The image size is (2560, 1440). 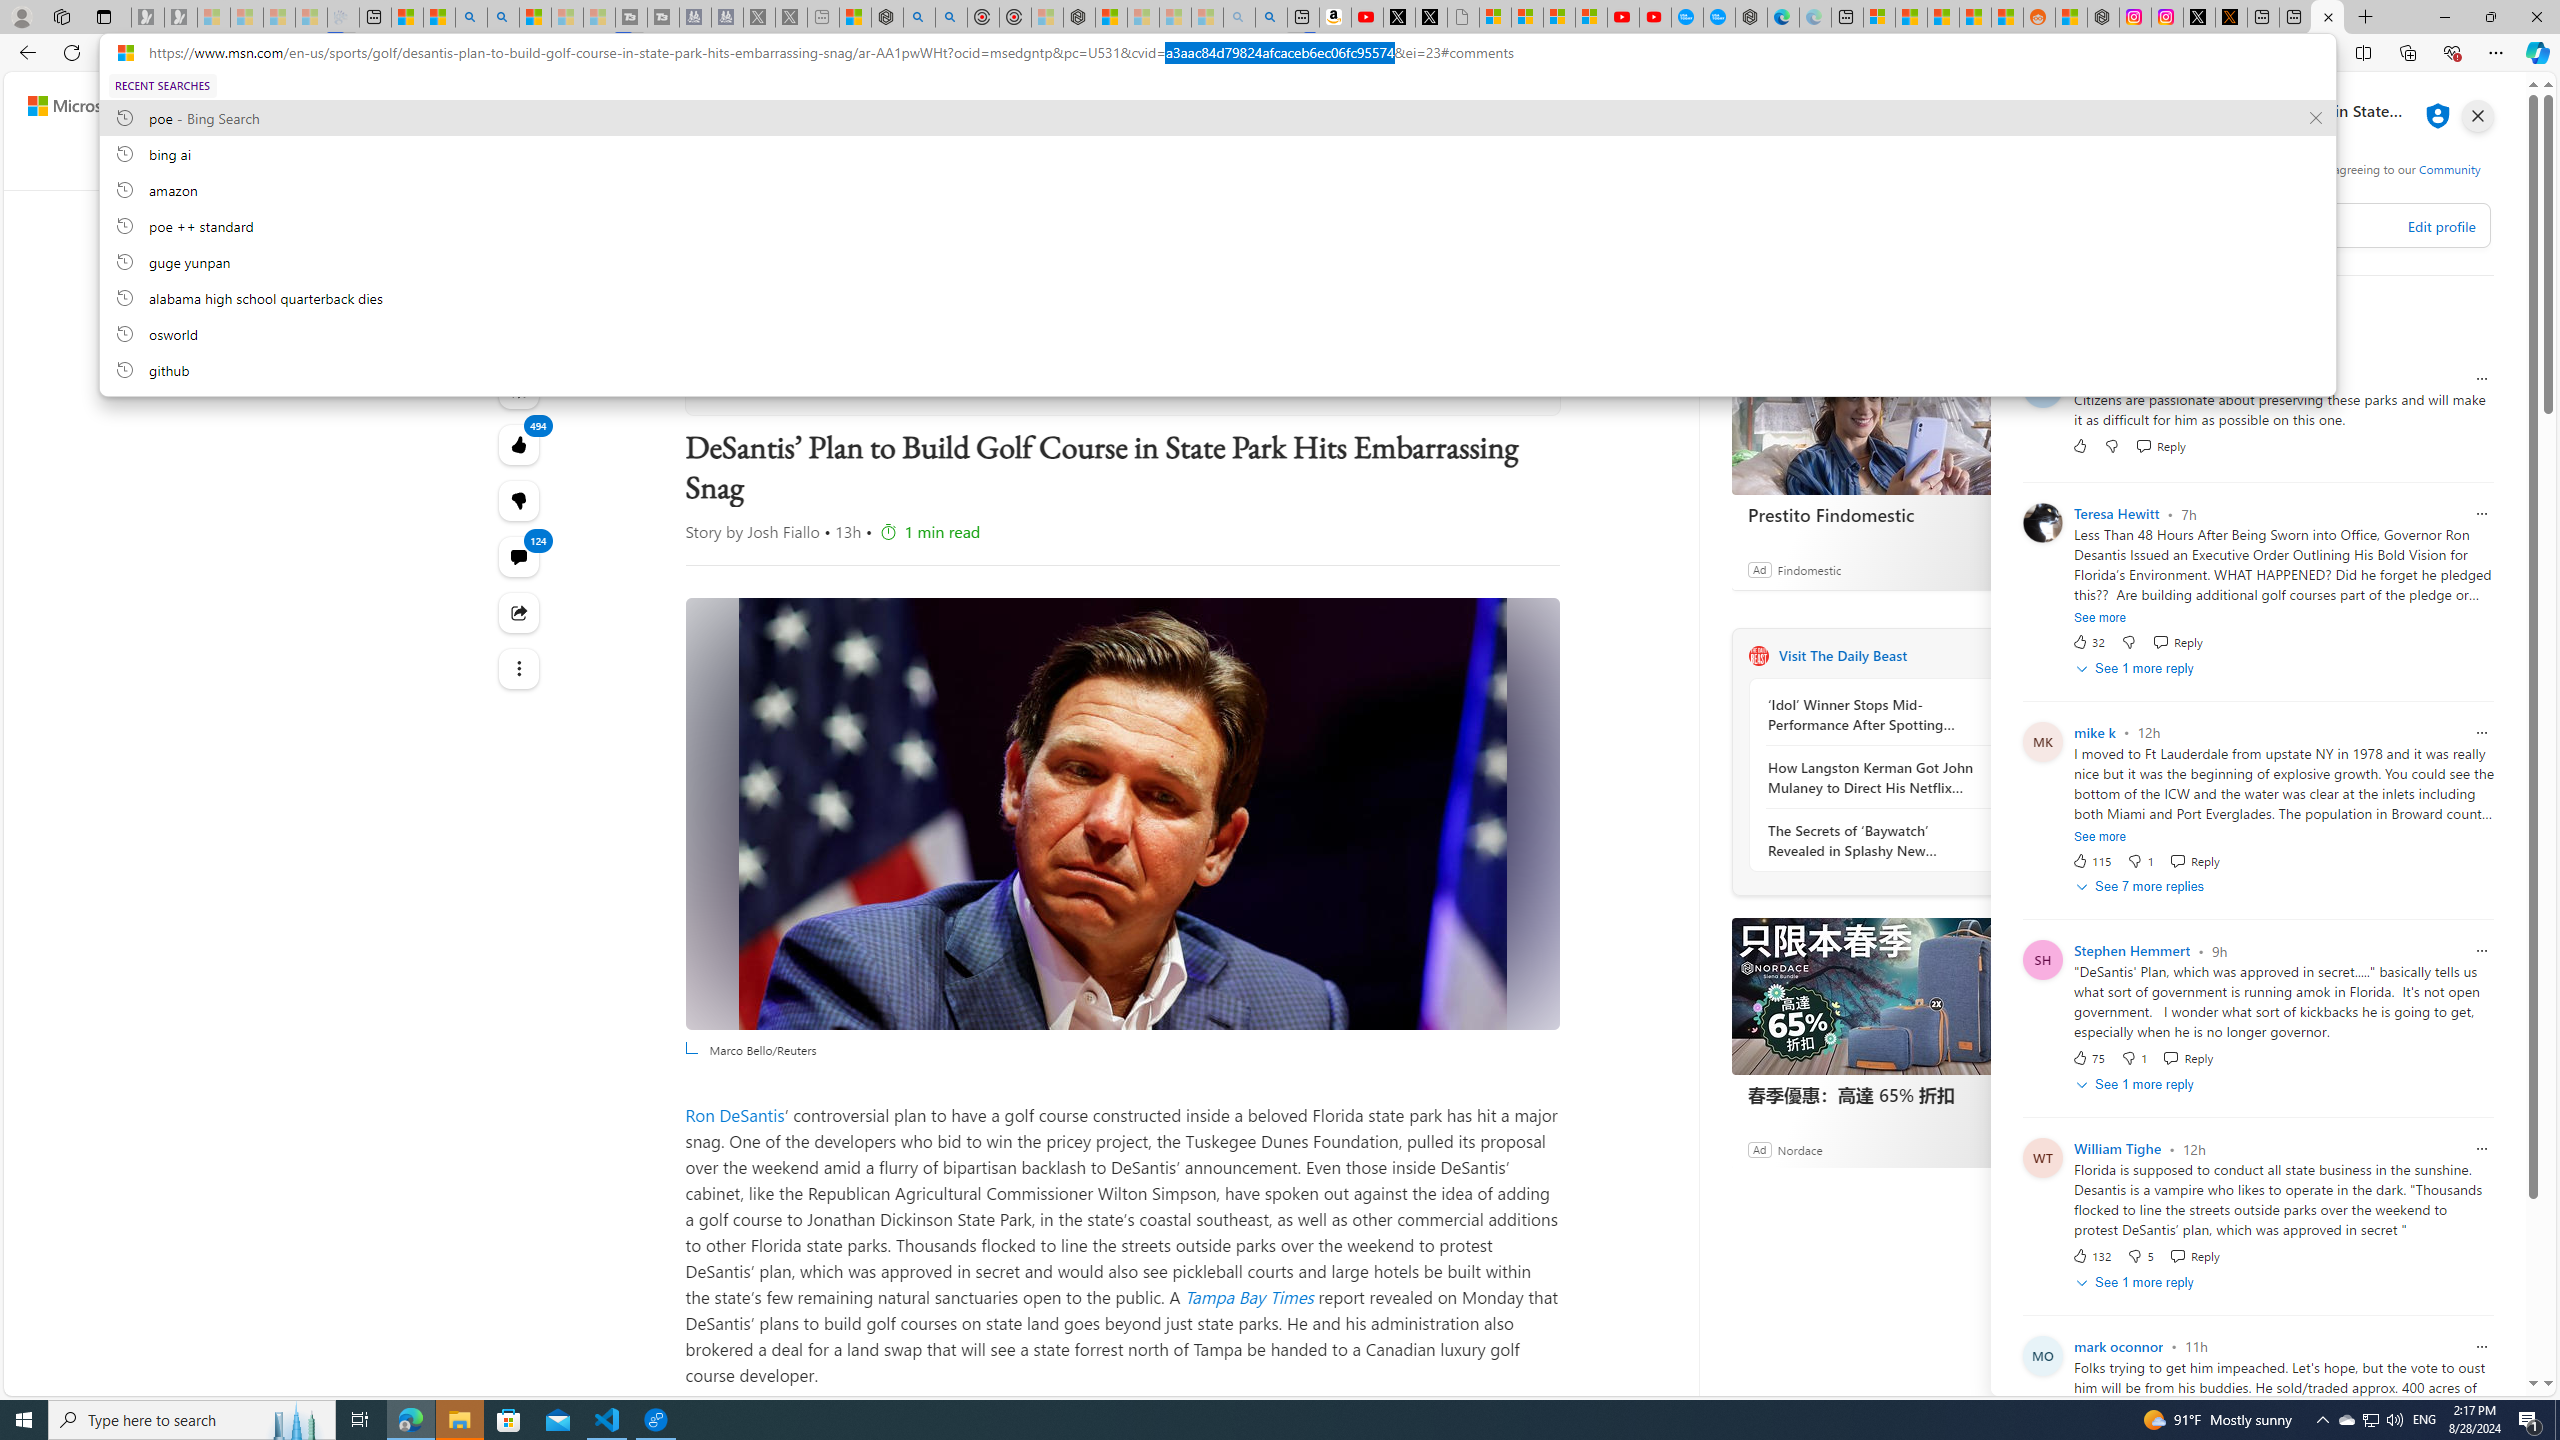 I want to click on 'Dislike', so click(x=2140, y=1256).